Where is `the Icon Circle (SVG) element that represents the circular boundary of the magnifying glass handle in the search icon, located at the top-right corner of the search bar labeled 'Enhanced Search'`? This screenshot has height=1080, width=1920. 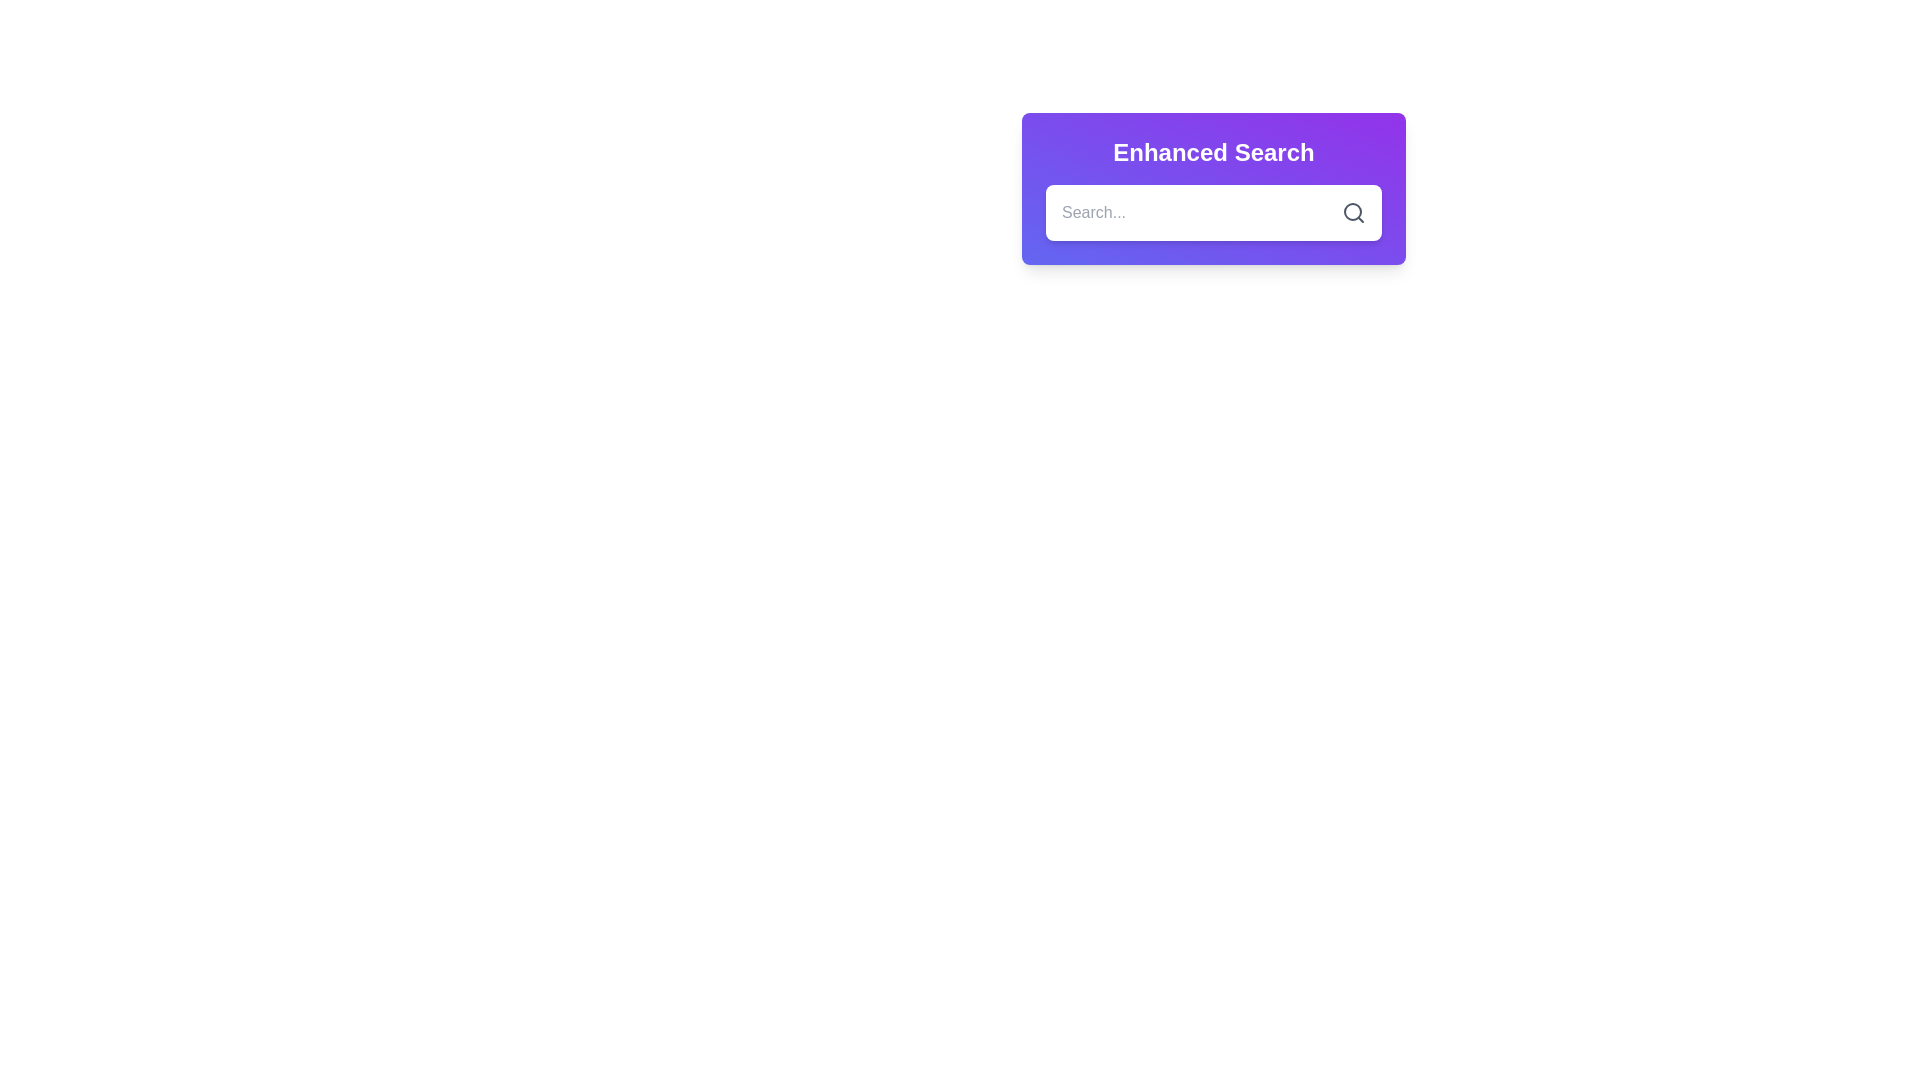
the Icon Circle (SVG) element that represents the circular boundary of the magnifying glass handle in the search icon, located at the top-right corner of the search bar labeled 'Enhanced Search' is located at coordinates (1353, 212).